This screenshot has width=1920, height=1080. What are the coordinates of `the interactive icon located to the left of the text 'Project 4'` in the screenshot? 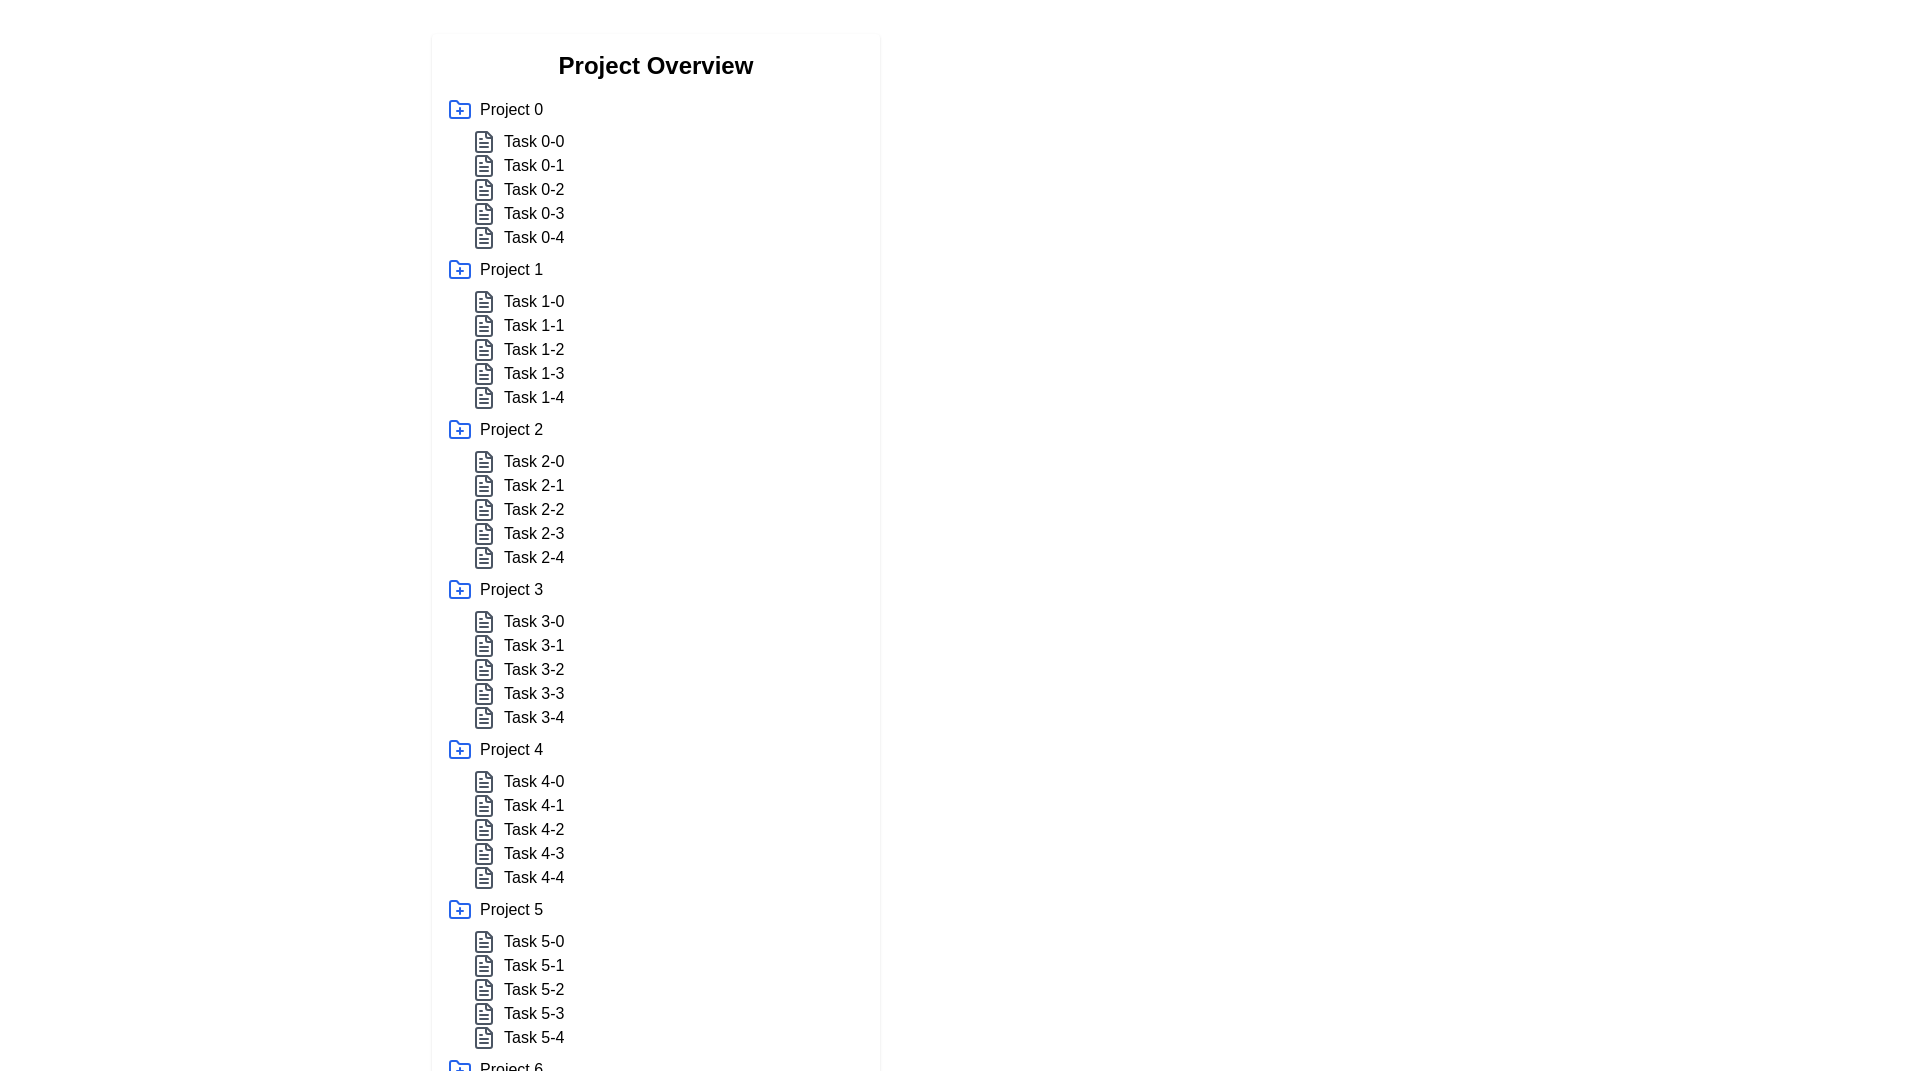 It's located at (459, 749).